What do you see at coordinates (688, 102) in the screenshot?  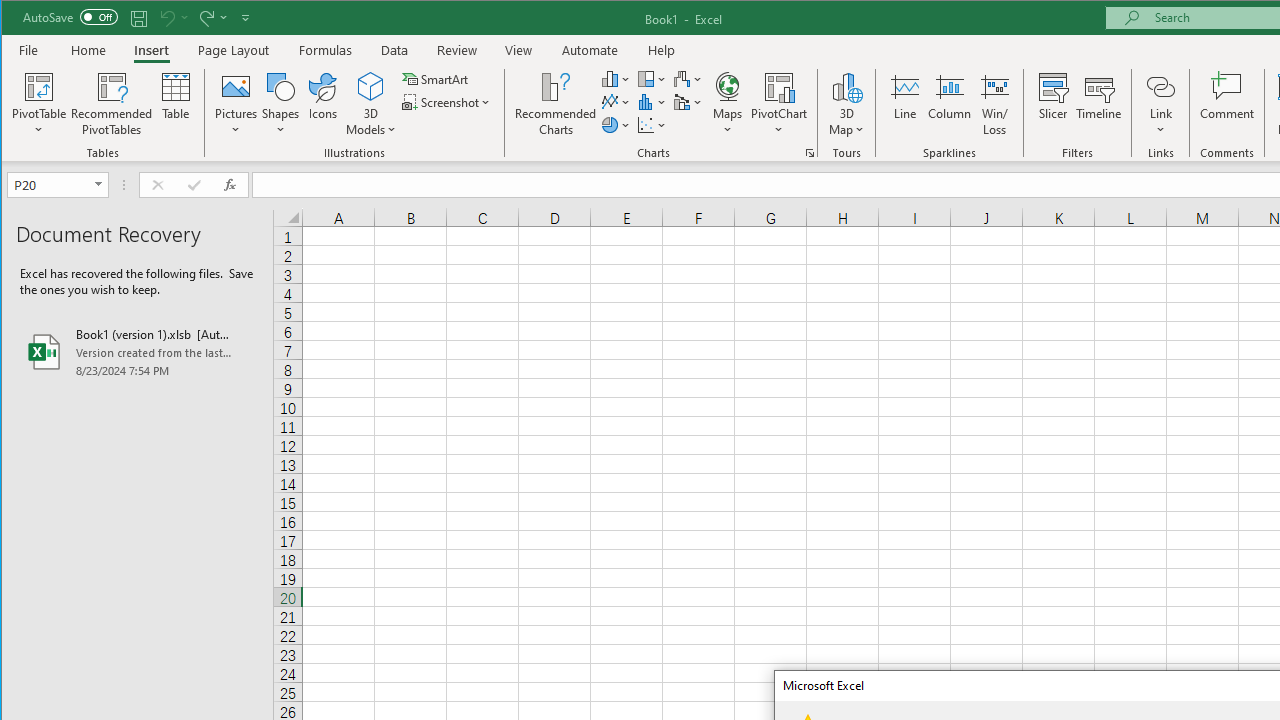 I see `'Insert Combo Chart'` at bounding box center [688, 102].